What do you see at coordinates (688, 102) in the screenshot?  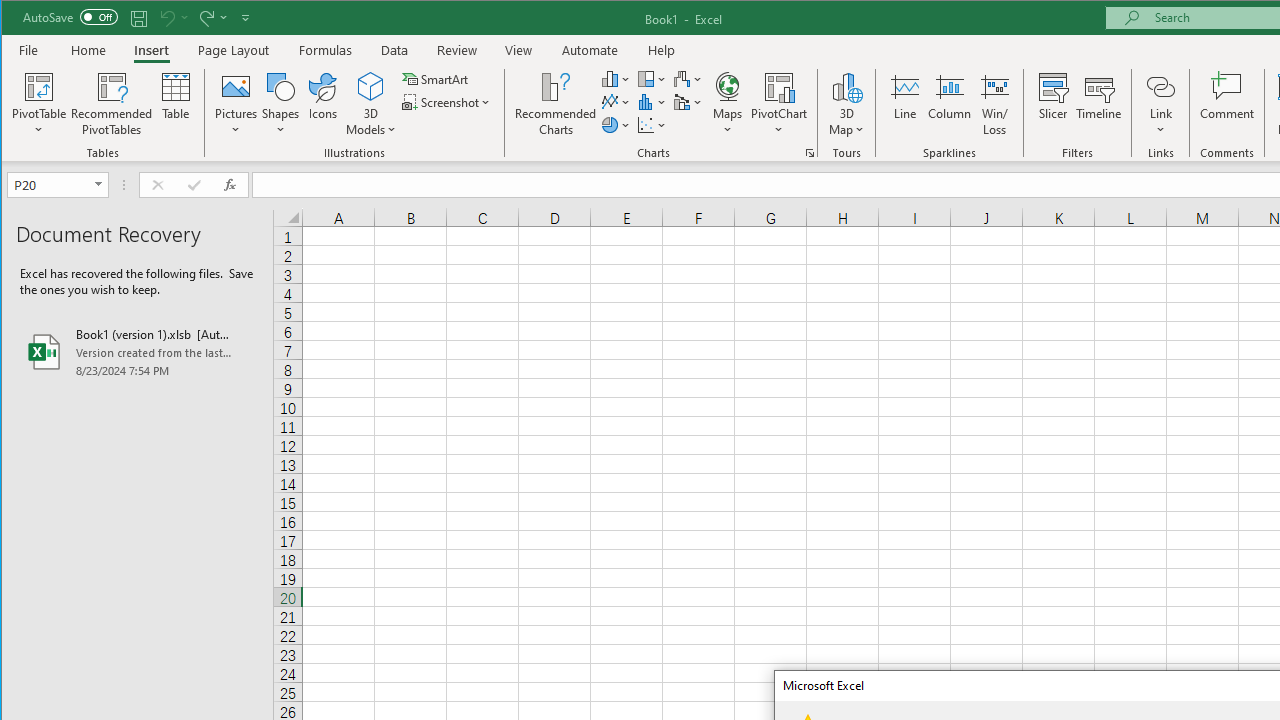 I see `'Insert Combo Chart'` at bounding box center [688, 102].